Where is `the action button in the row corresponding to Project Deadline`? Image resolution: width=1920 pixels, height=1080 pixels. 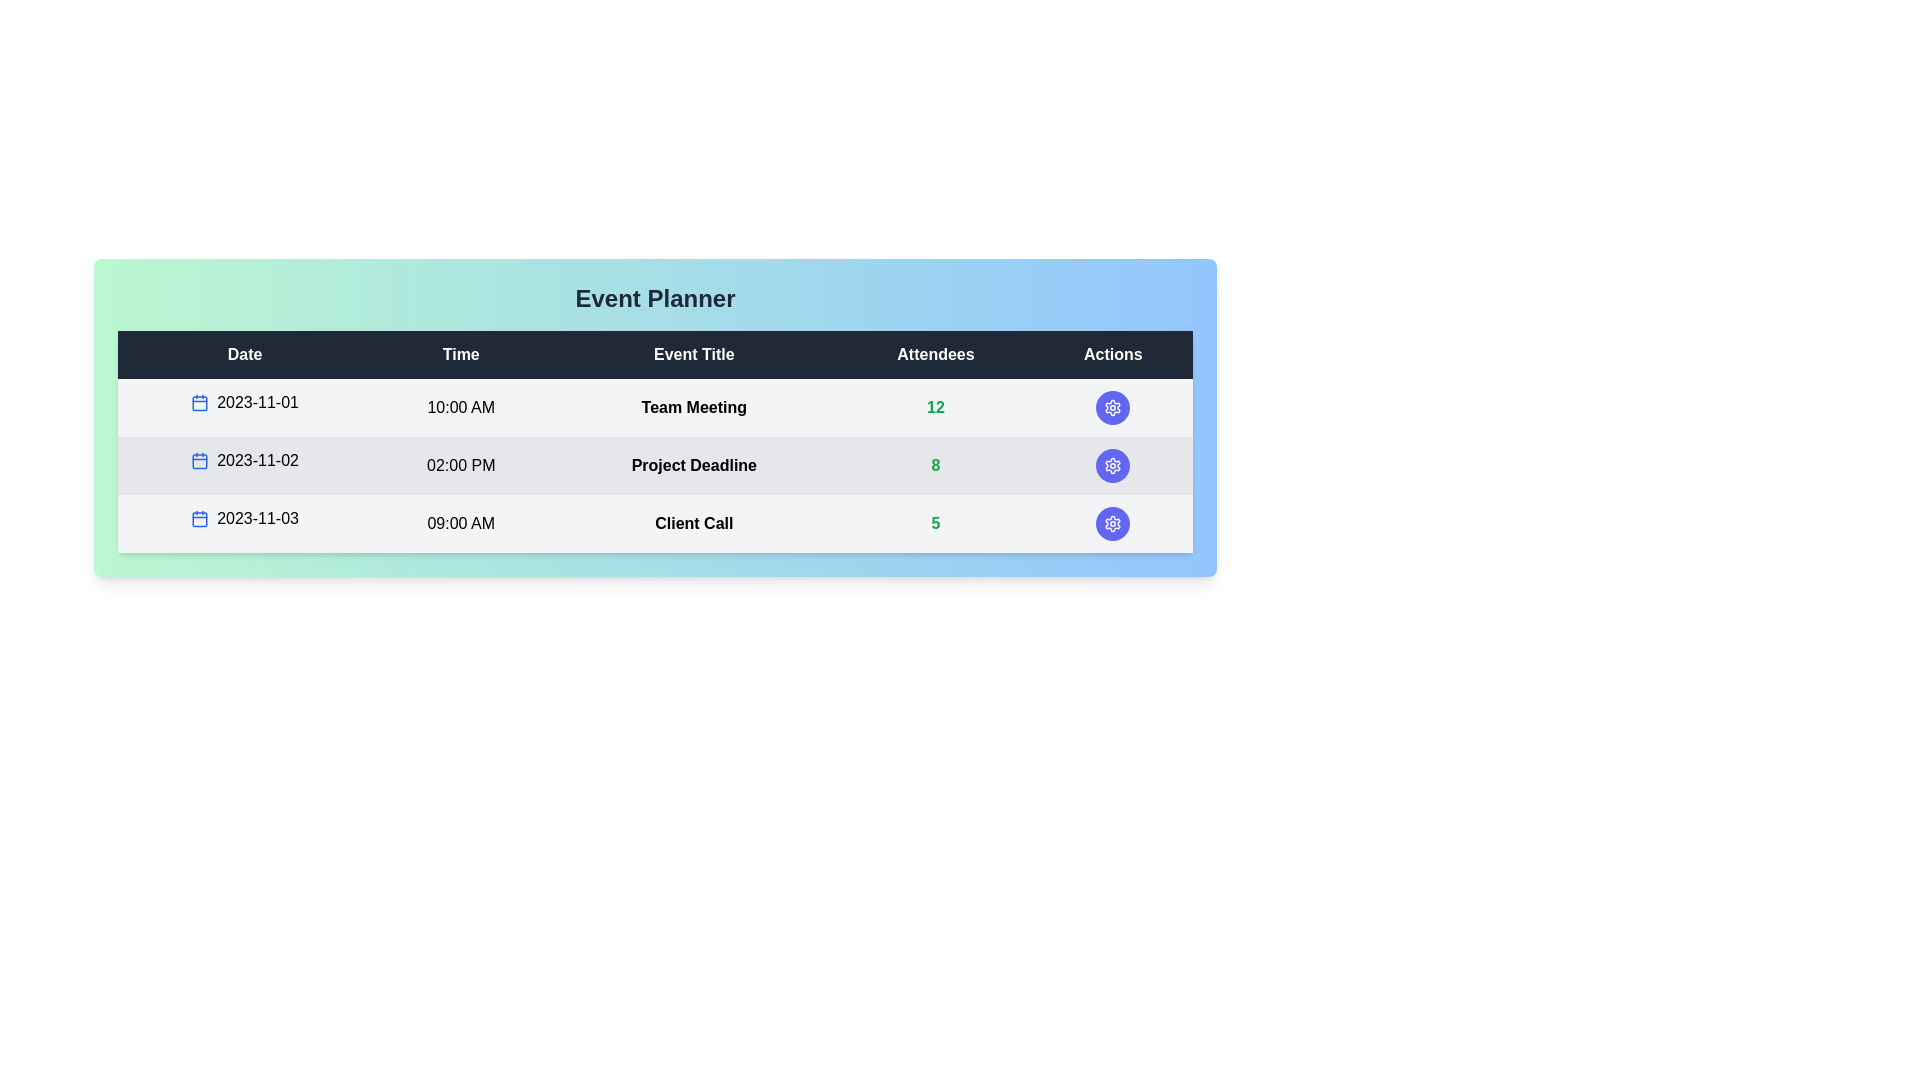
the action button in the row corresponding to Project Deadline is located at coordinates (1112, 466).